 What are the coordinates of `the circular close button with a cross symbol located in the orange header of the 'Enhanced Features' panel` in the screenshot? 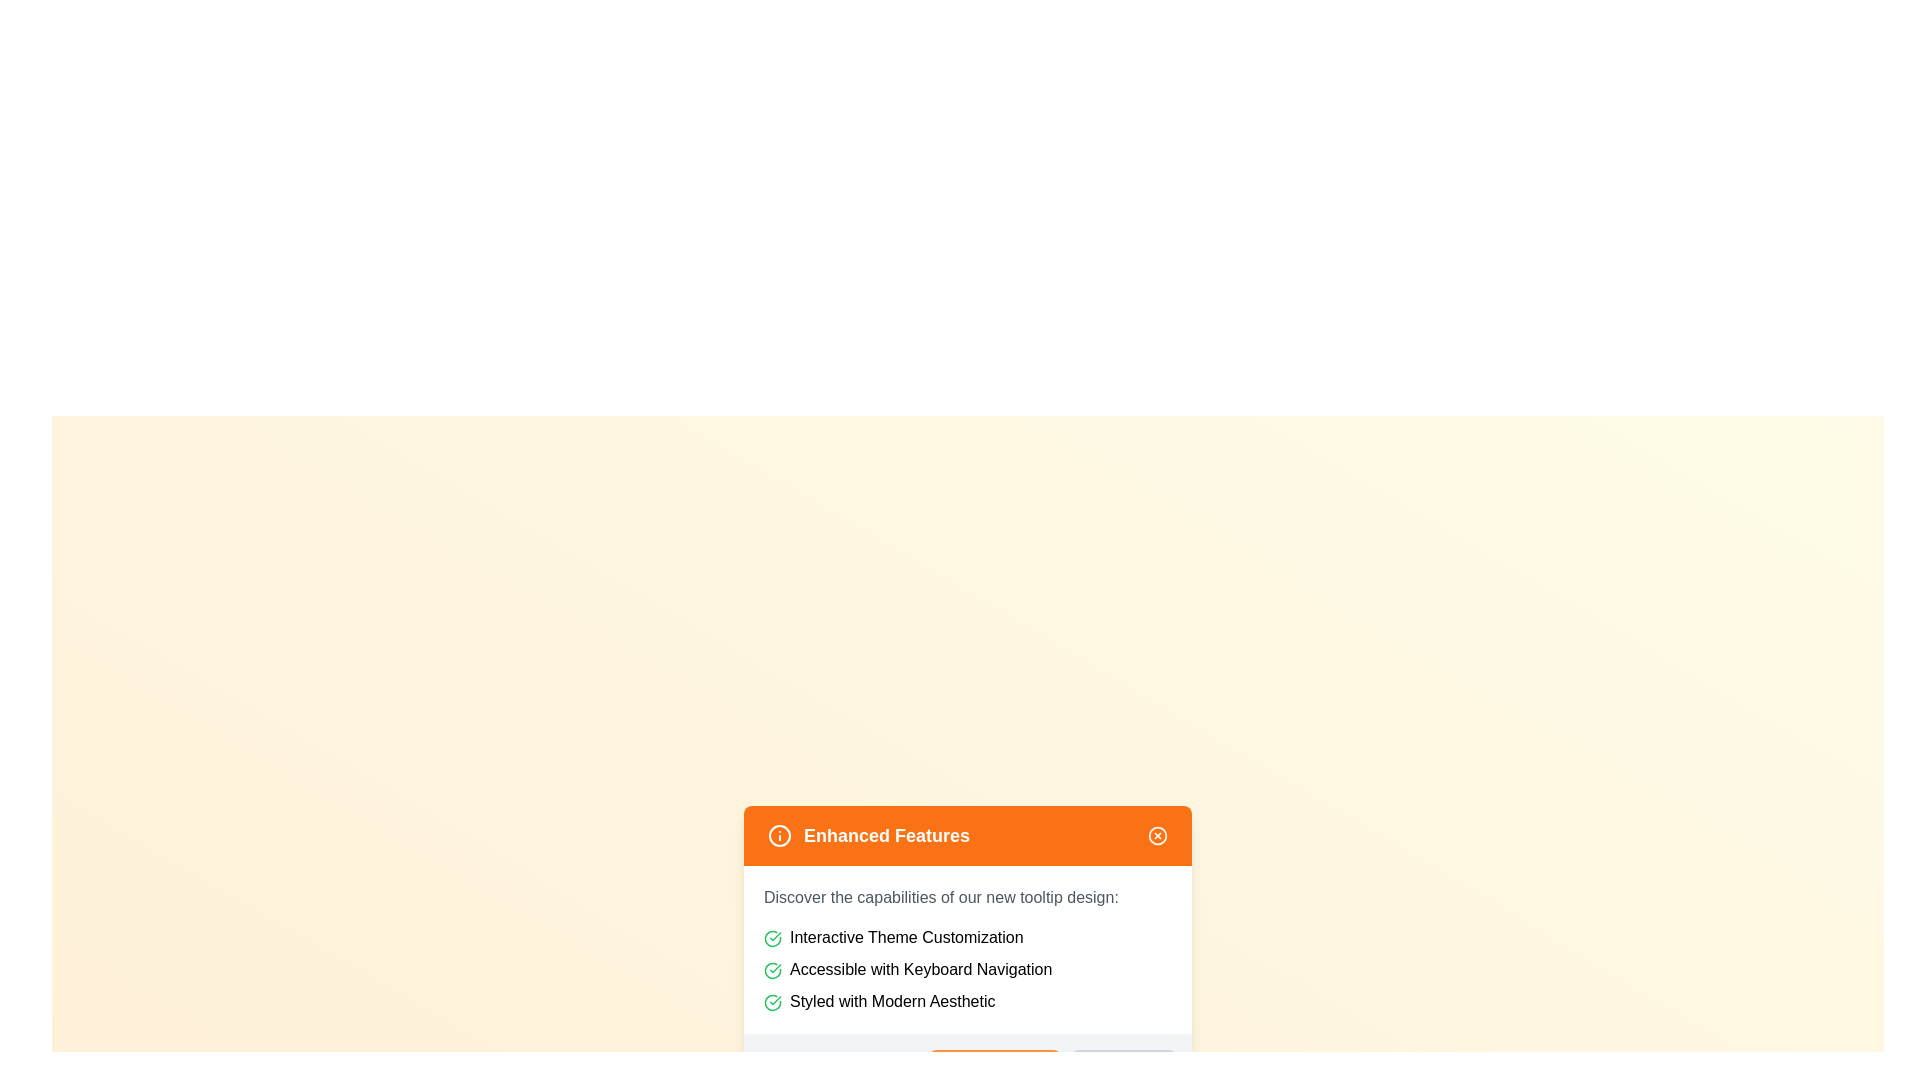 It's located at (1157, 836).